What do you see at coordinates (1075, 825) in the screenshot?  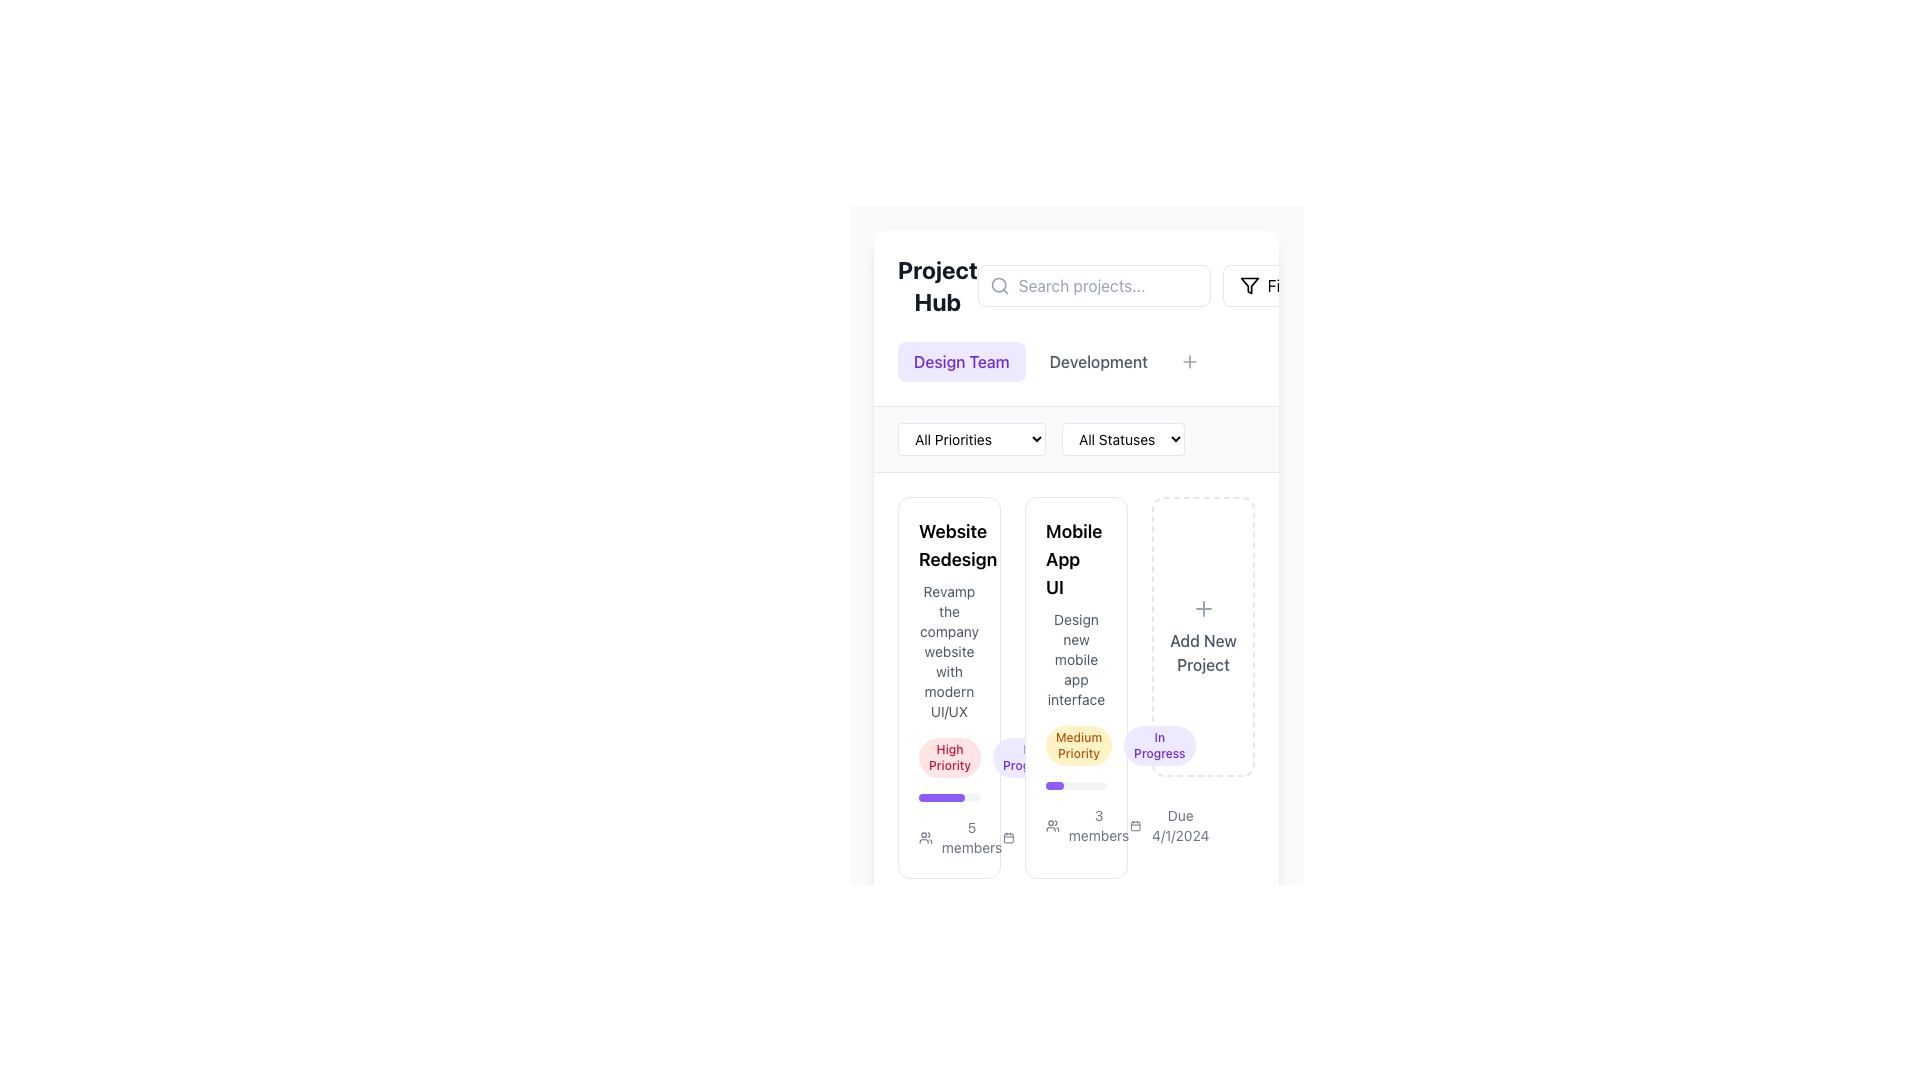 I see `the label displaying '3 members' with a gray font and an icon of two stylized human outlines, located above the progress bar in the 'Mobile App UI' card` at bounding box center [1075, 825].